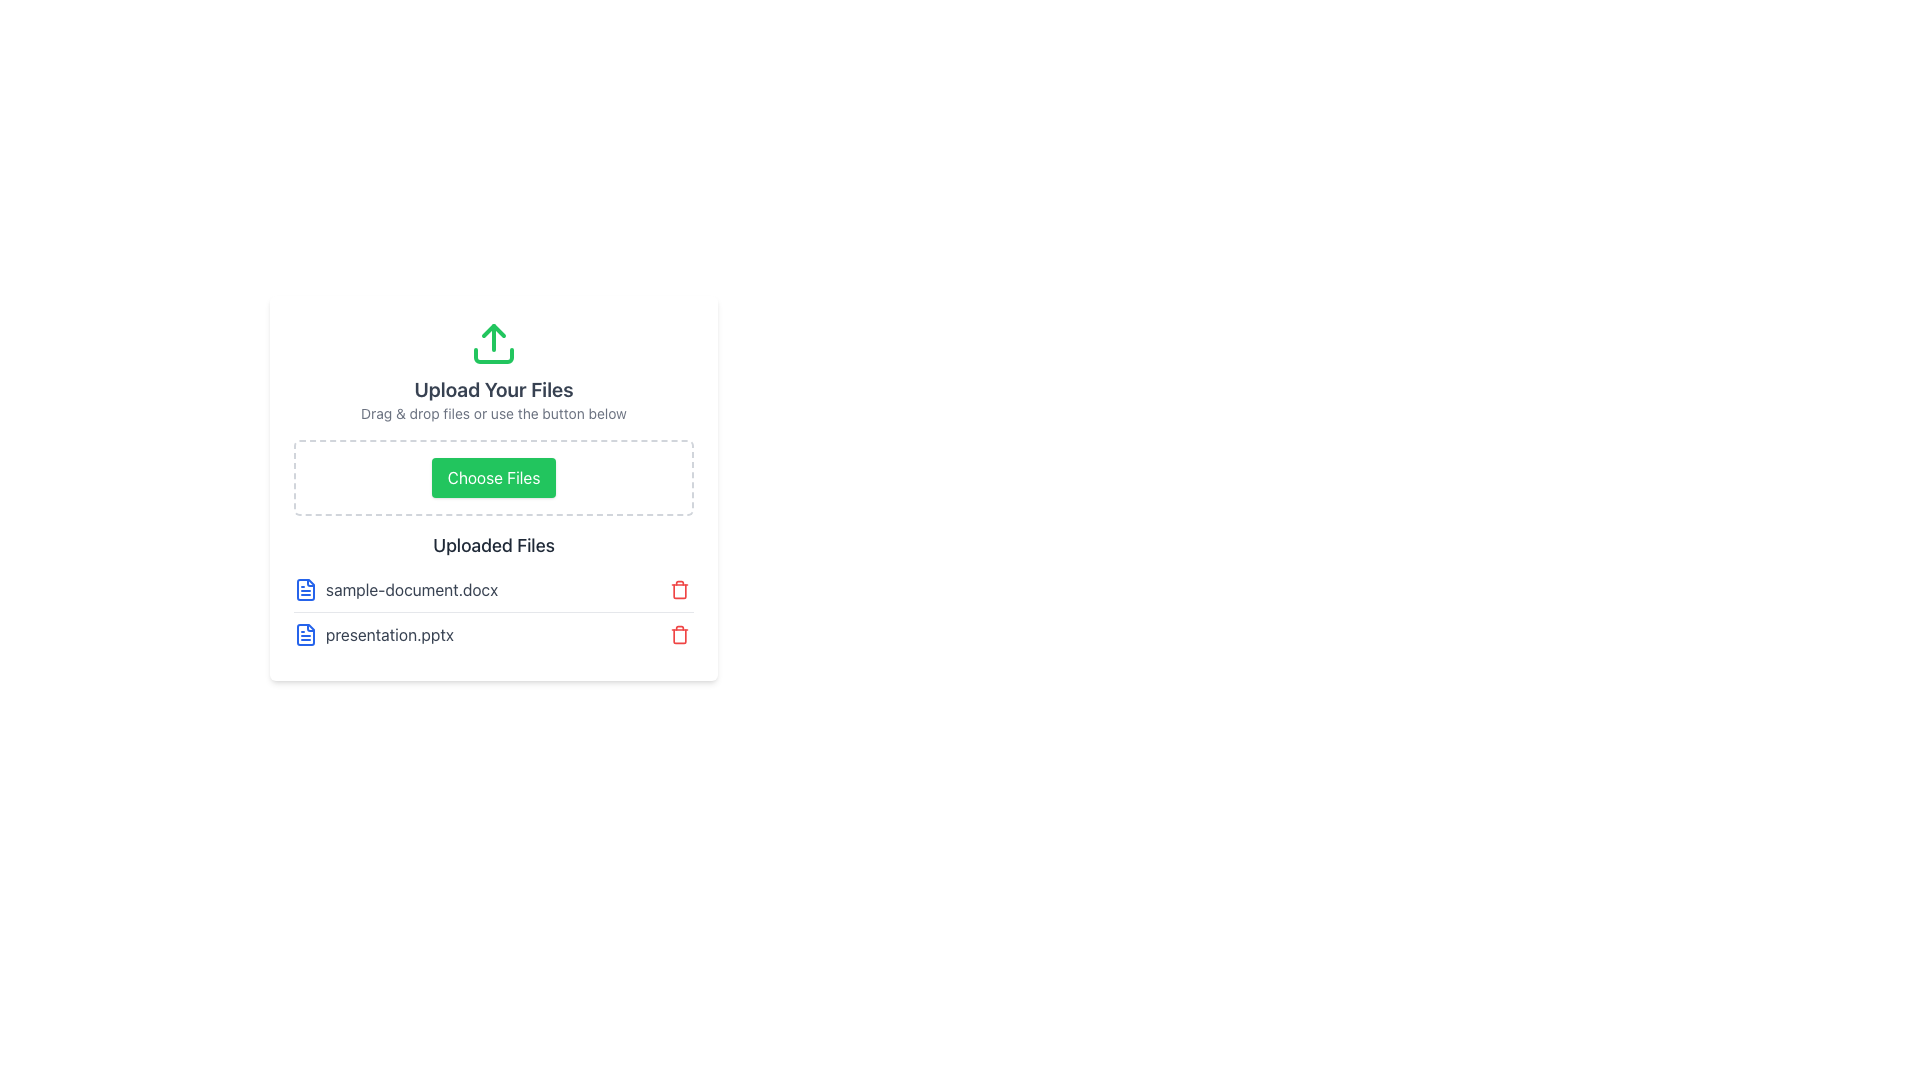  Describe the element at coordinates (494, 488) in the screenshot. I see `the green 'Choose Files' button` at that location.